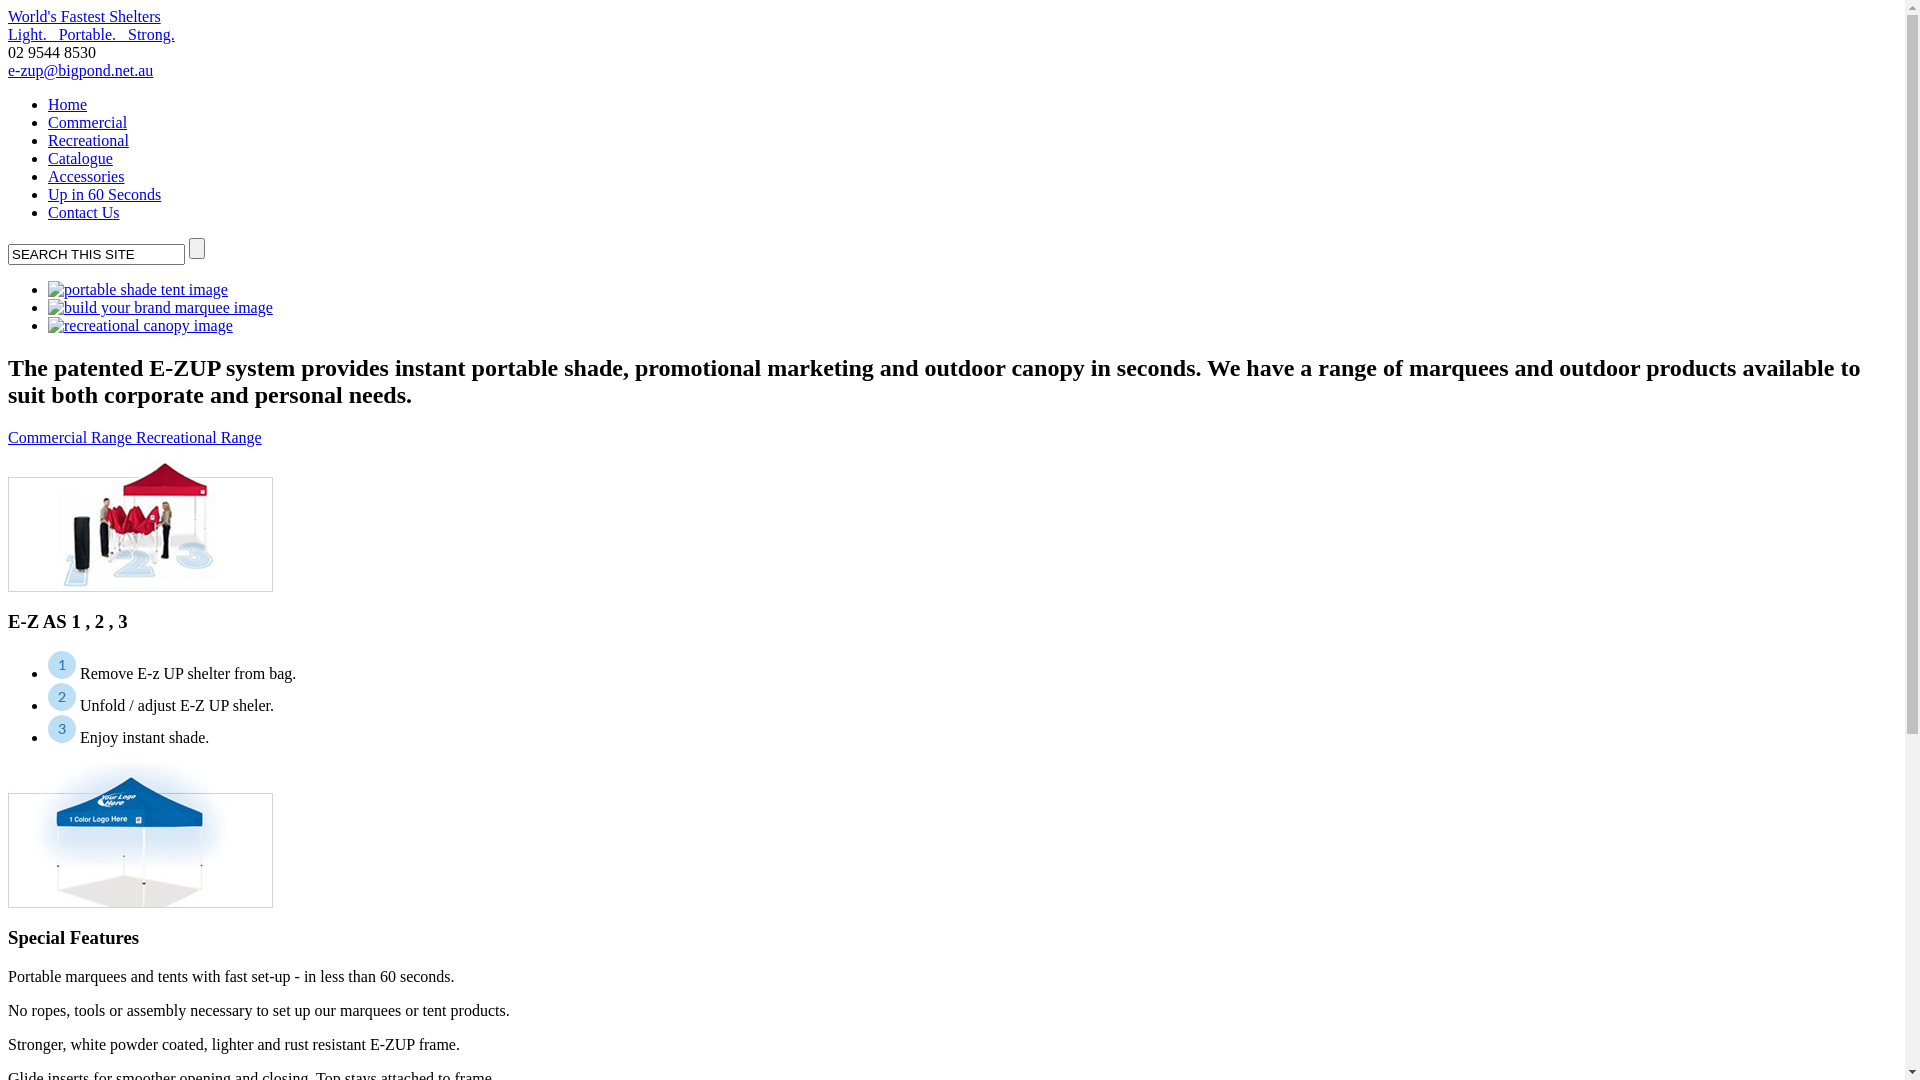 Image resolution: width=1920 pixels, height=1080 pixels. I want to click on 'Home', so click(67, 104).